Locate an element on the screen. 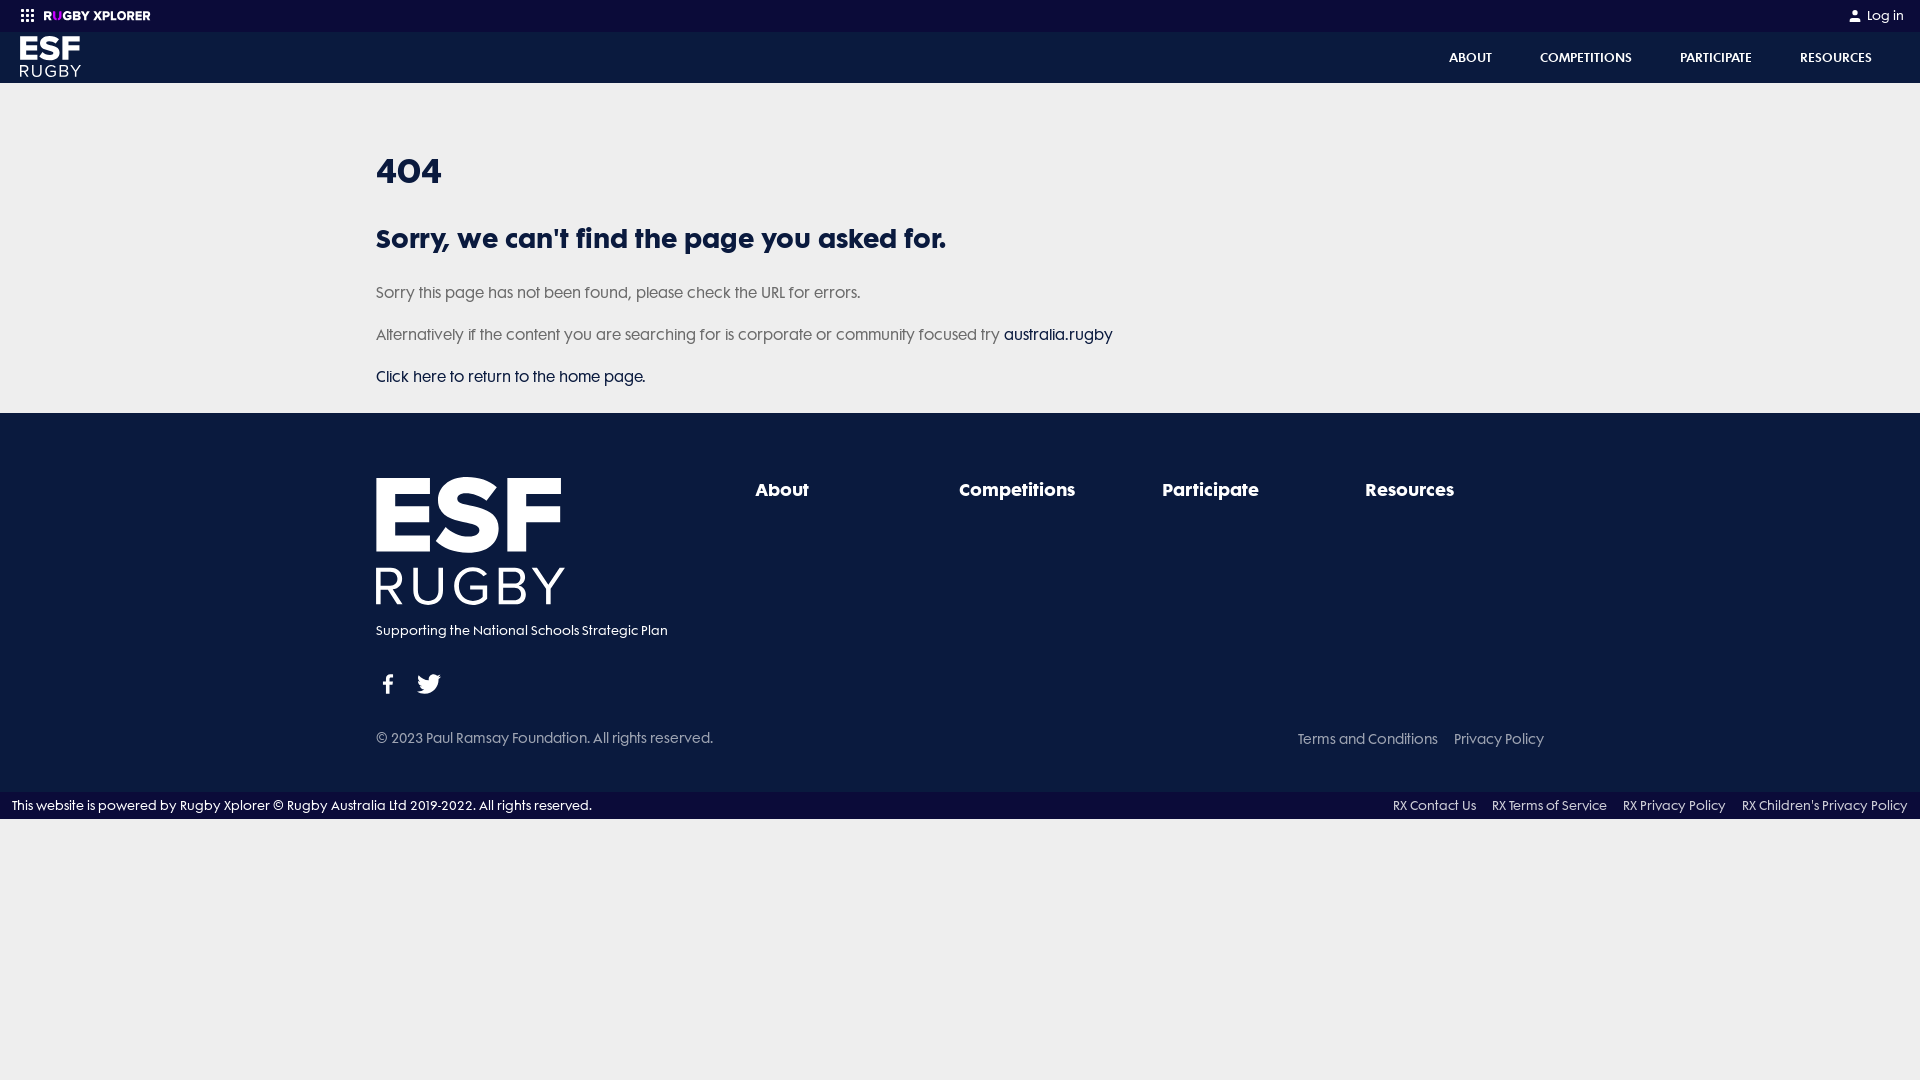  'PARTICIPATE' is located at coordinates (1715, 56).